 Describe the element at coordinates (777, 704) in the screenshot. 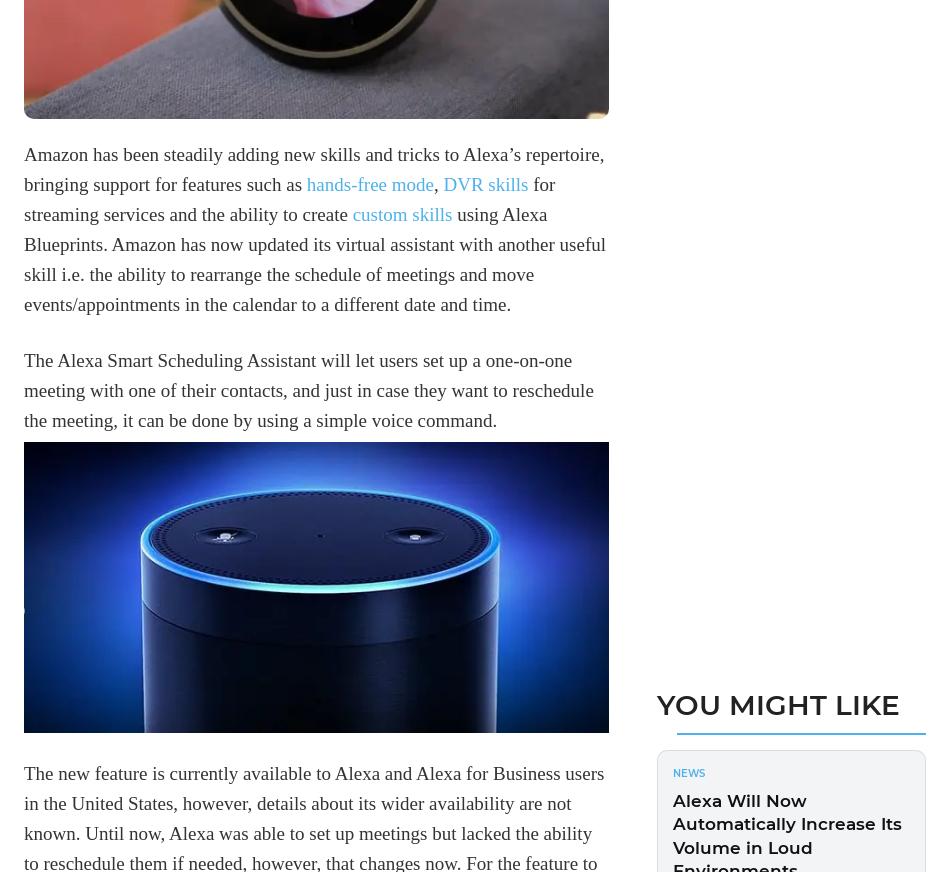

I see `'You Might Like'` at that location.